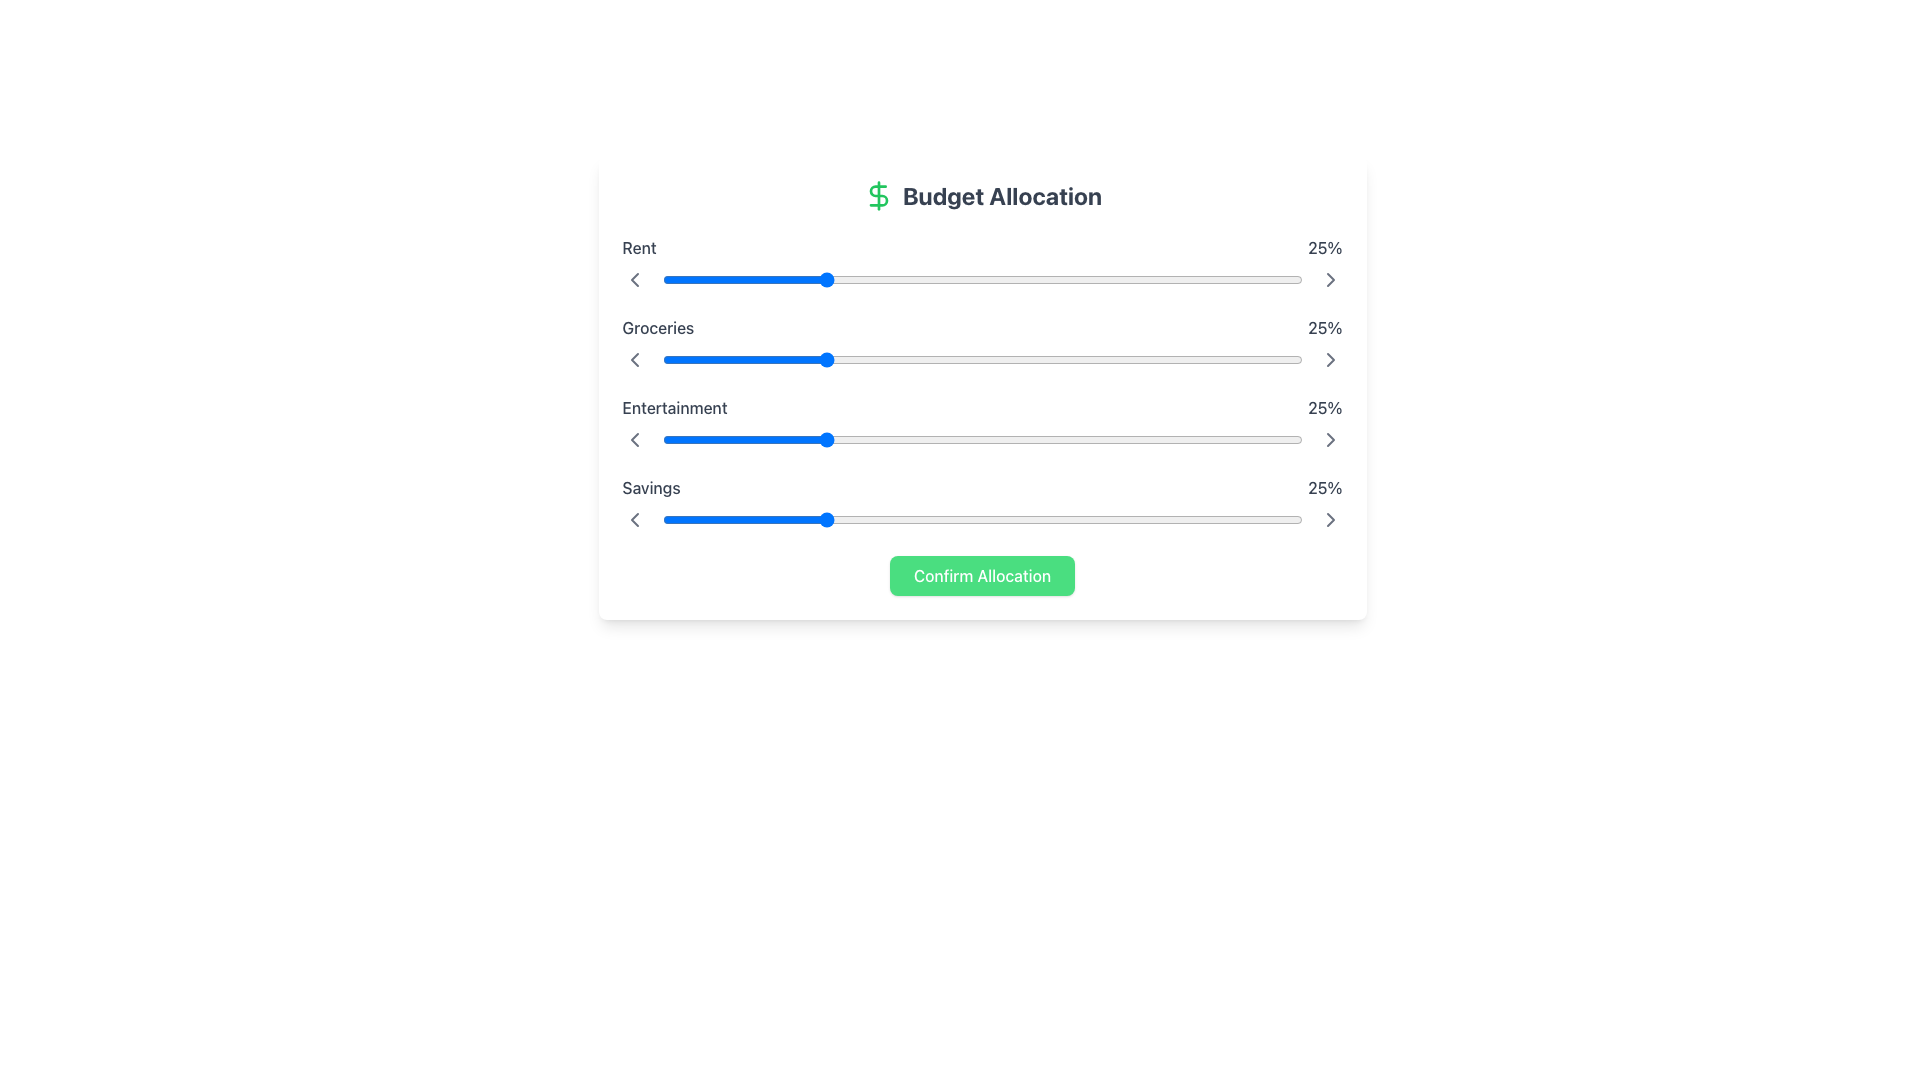  What do you see at coordinates (880, 438) in the screenshot?
I see `the slider for 'Entertainment'` at bounding box center [880, 438].